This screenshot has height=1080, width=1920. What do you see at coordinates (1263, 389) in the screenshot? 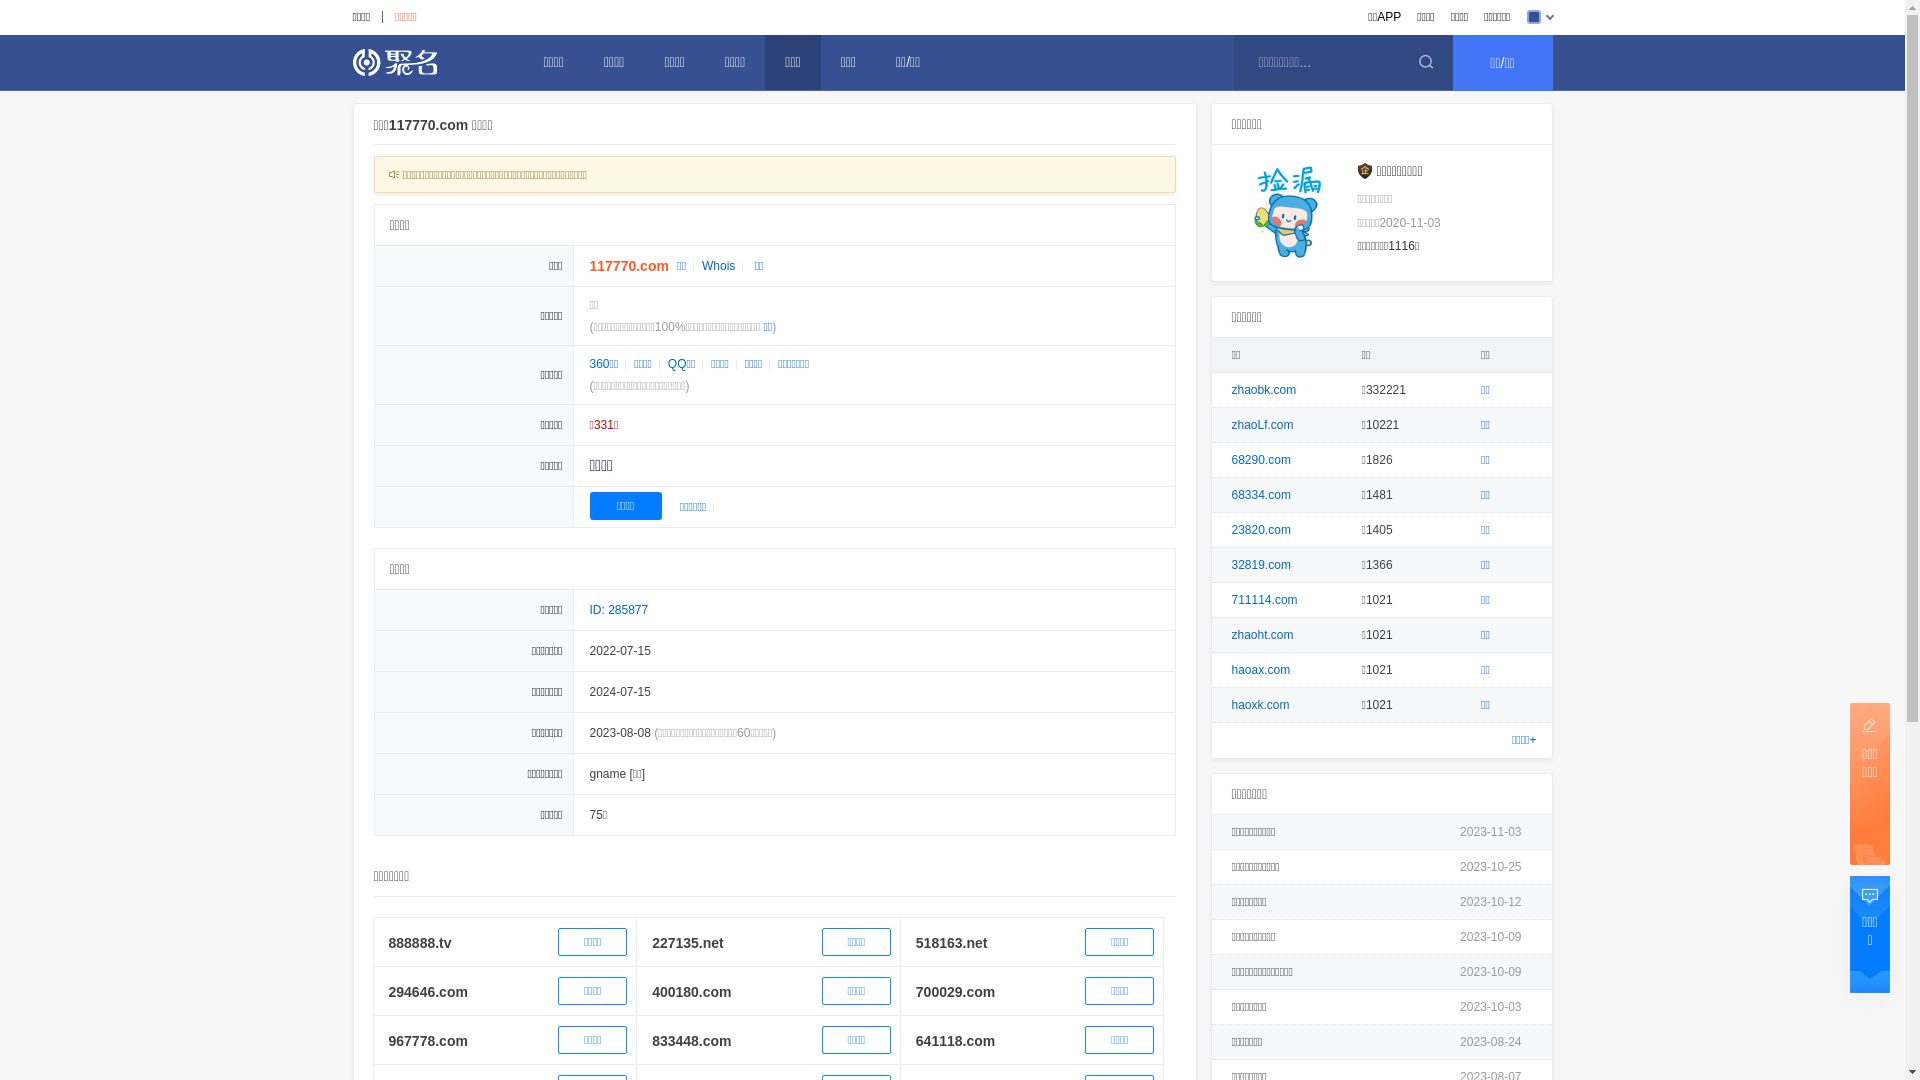
I see `'zhaobk.com'` at bounding box center [1263, 389].